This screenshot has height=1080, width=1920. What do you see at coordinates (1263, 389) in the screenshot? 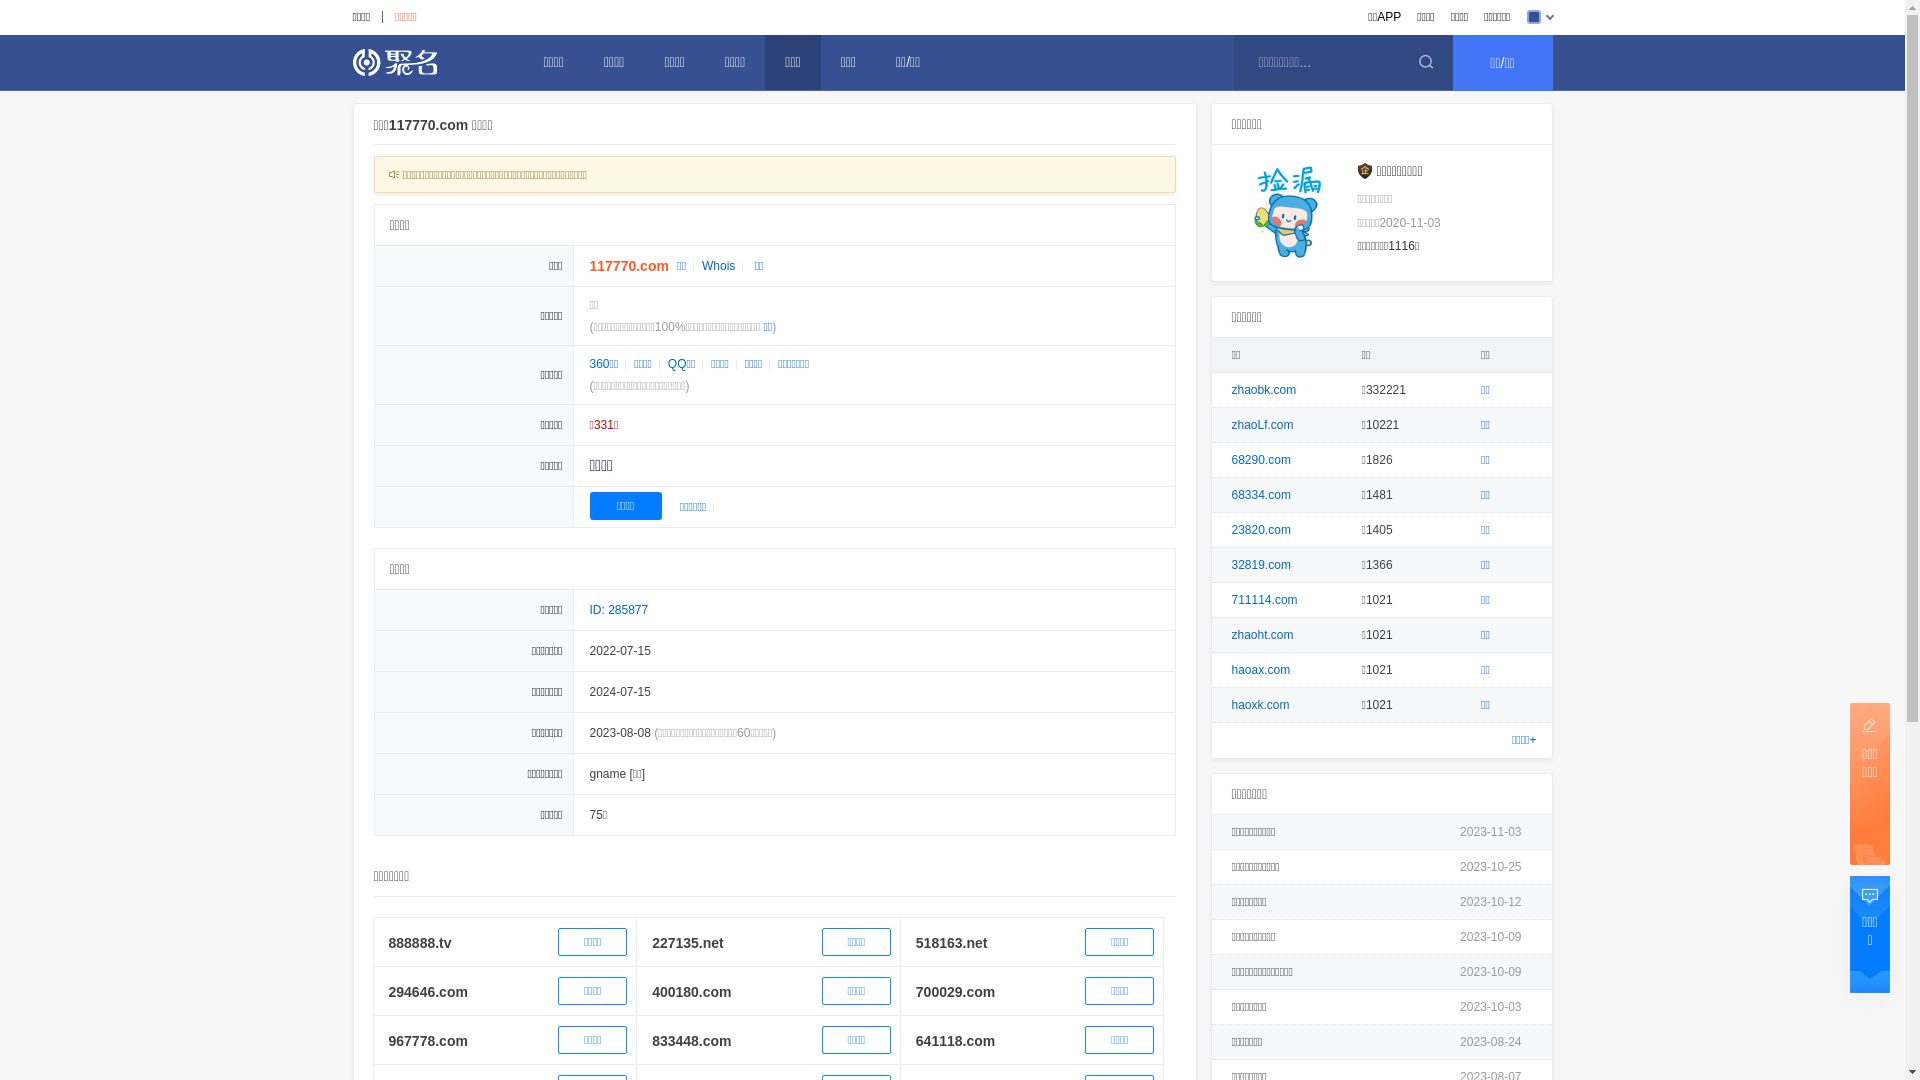
I see `'zhaobk.com'` at bounding box center [1263, 389].